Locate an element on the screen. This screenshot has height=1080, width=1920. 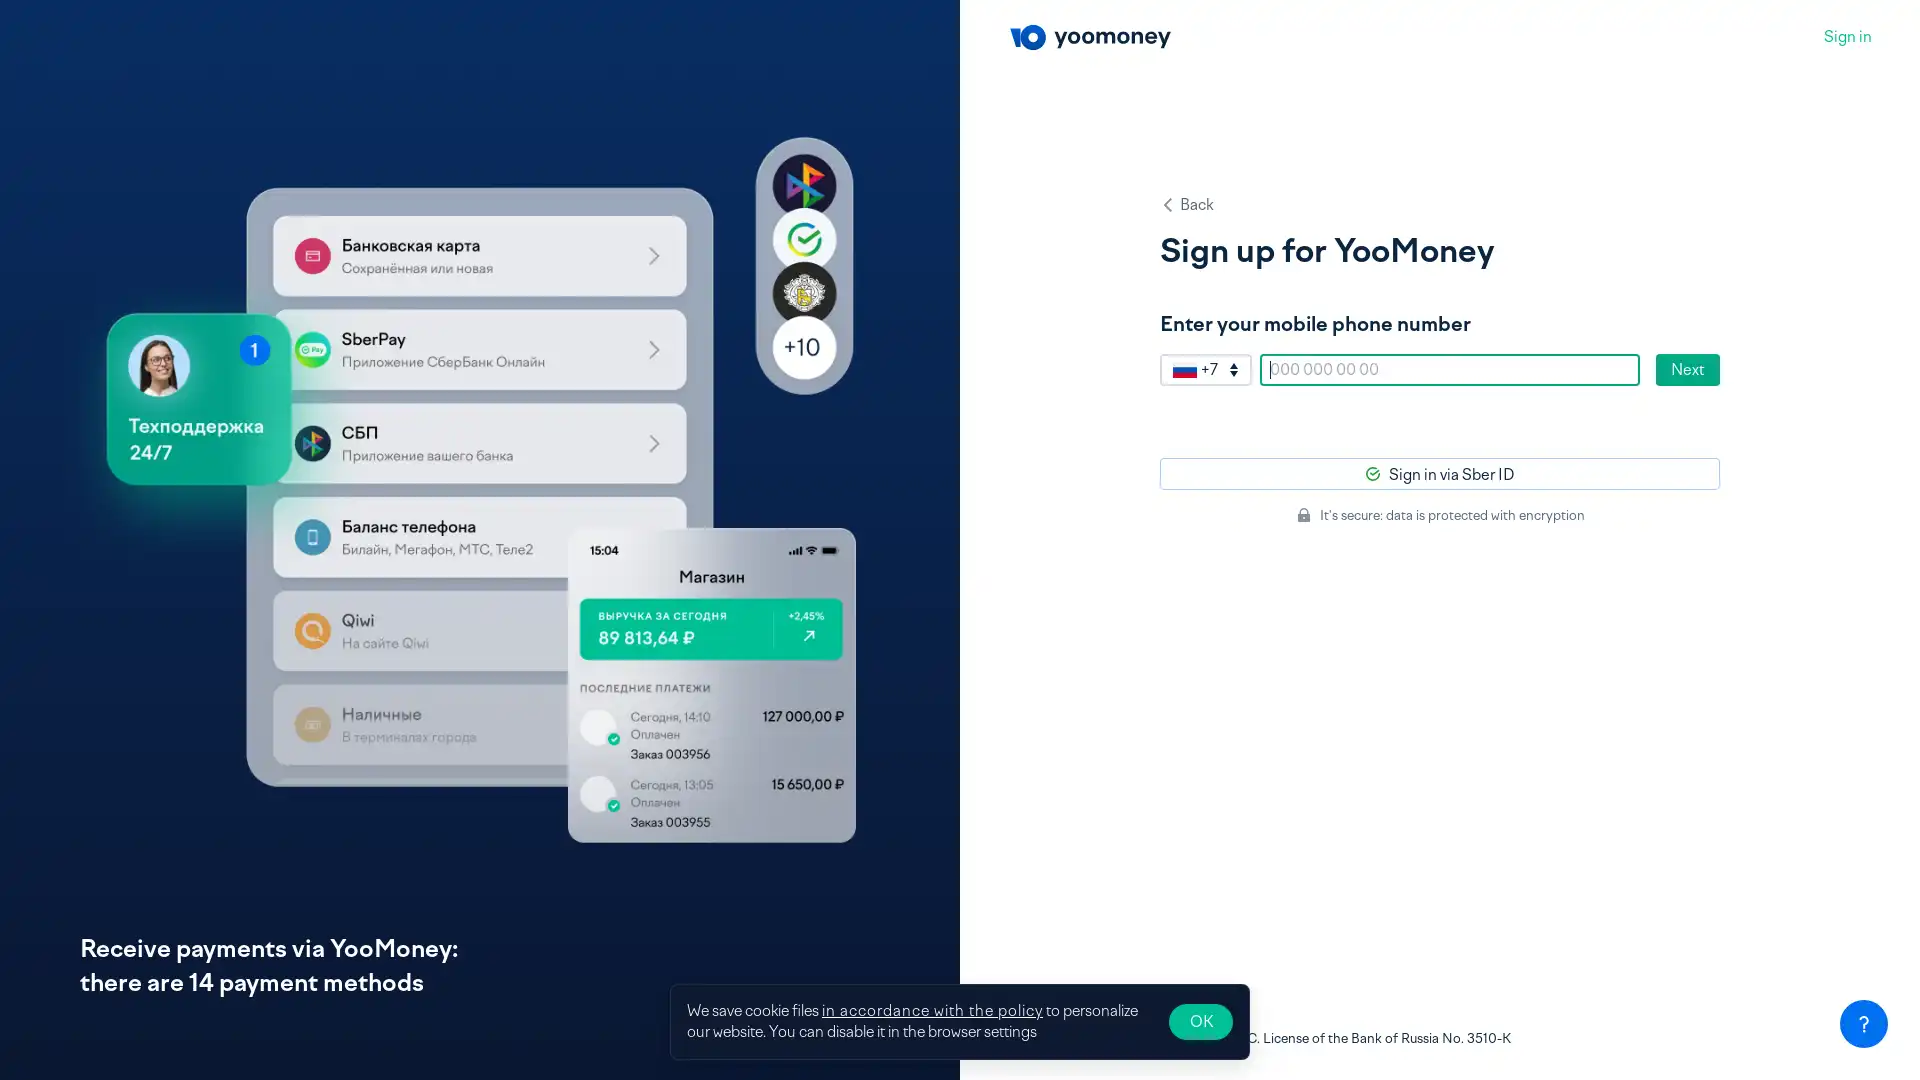
Sign in via Sber ID is located at coordinates (1440, 474).